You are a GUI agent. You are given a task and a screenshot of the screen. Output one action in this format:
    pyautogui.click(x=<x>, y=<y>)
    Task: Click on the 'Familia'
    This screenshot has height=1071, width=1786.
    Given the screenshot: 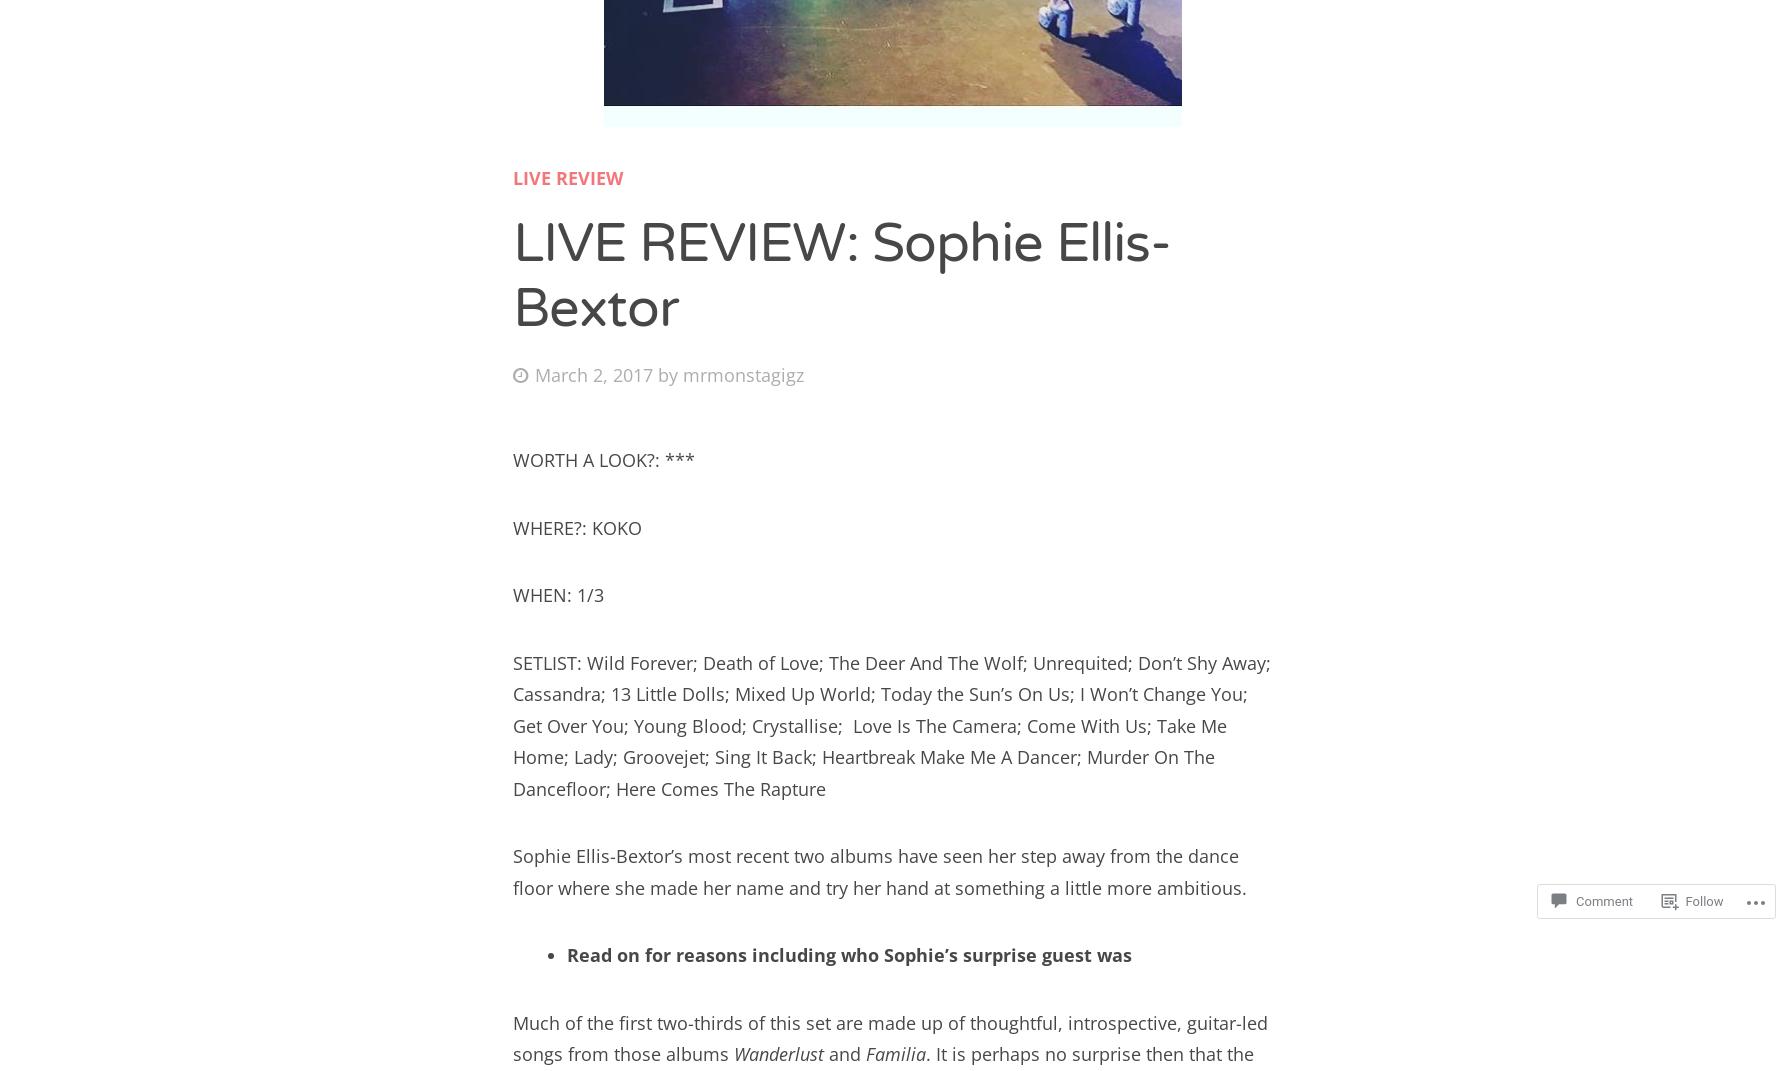 What is the action you would take?
    pyautogui.click(x=896, y=1053)
    